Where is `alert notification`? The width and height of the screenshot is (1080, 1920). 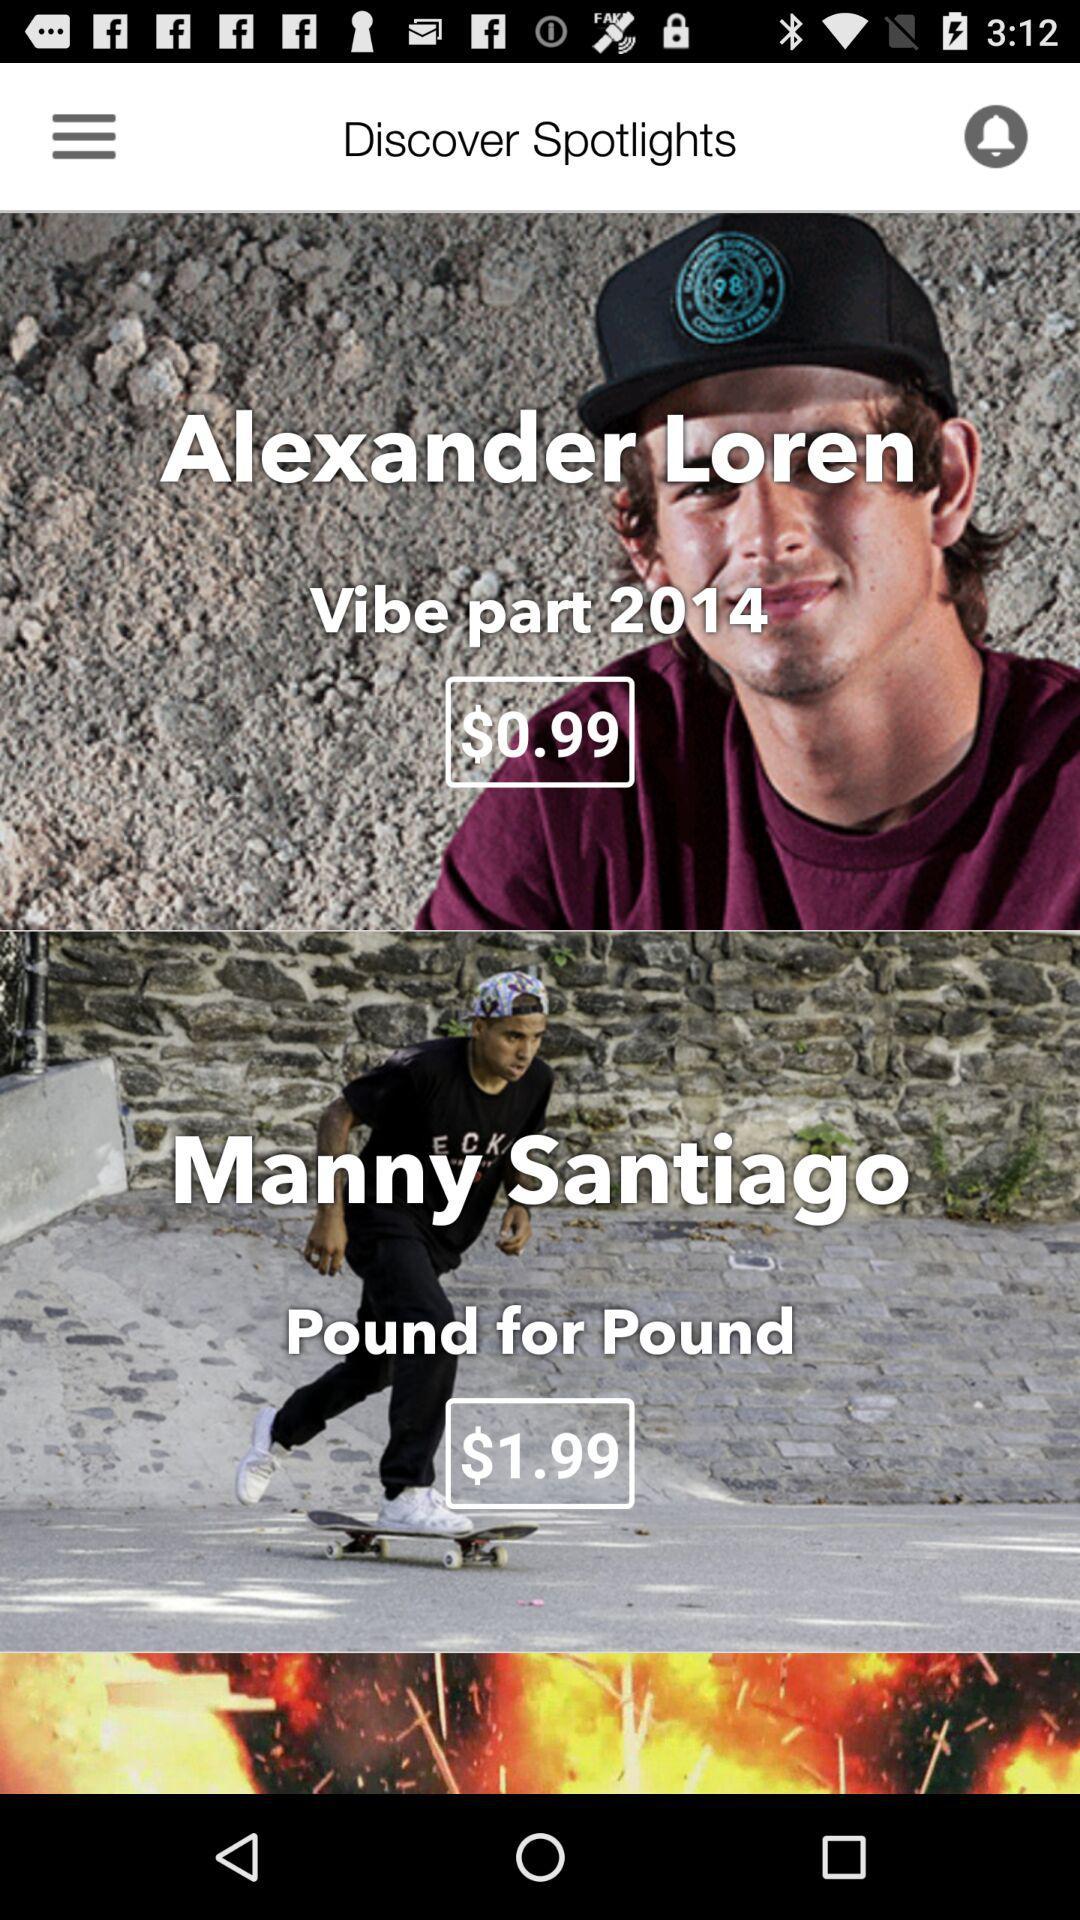
alert notification is located at coordinates (995, 135).